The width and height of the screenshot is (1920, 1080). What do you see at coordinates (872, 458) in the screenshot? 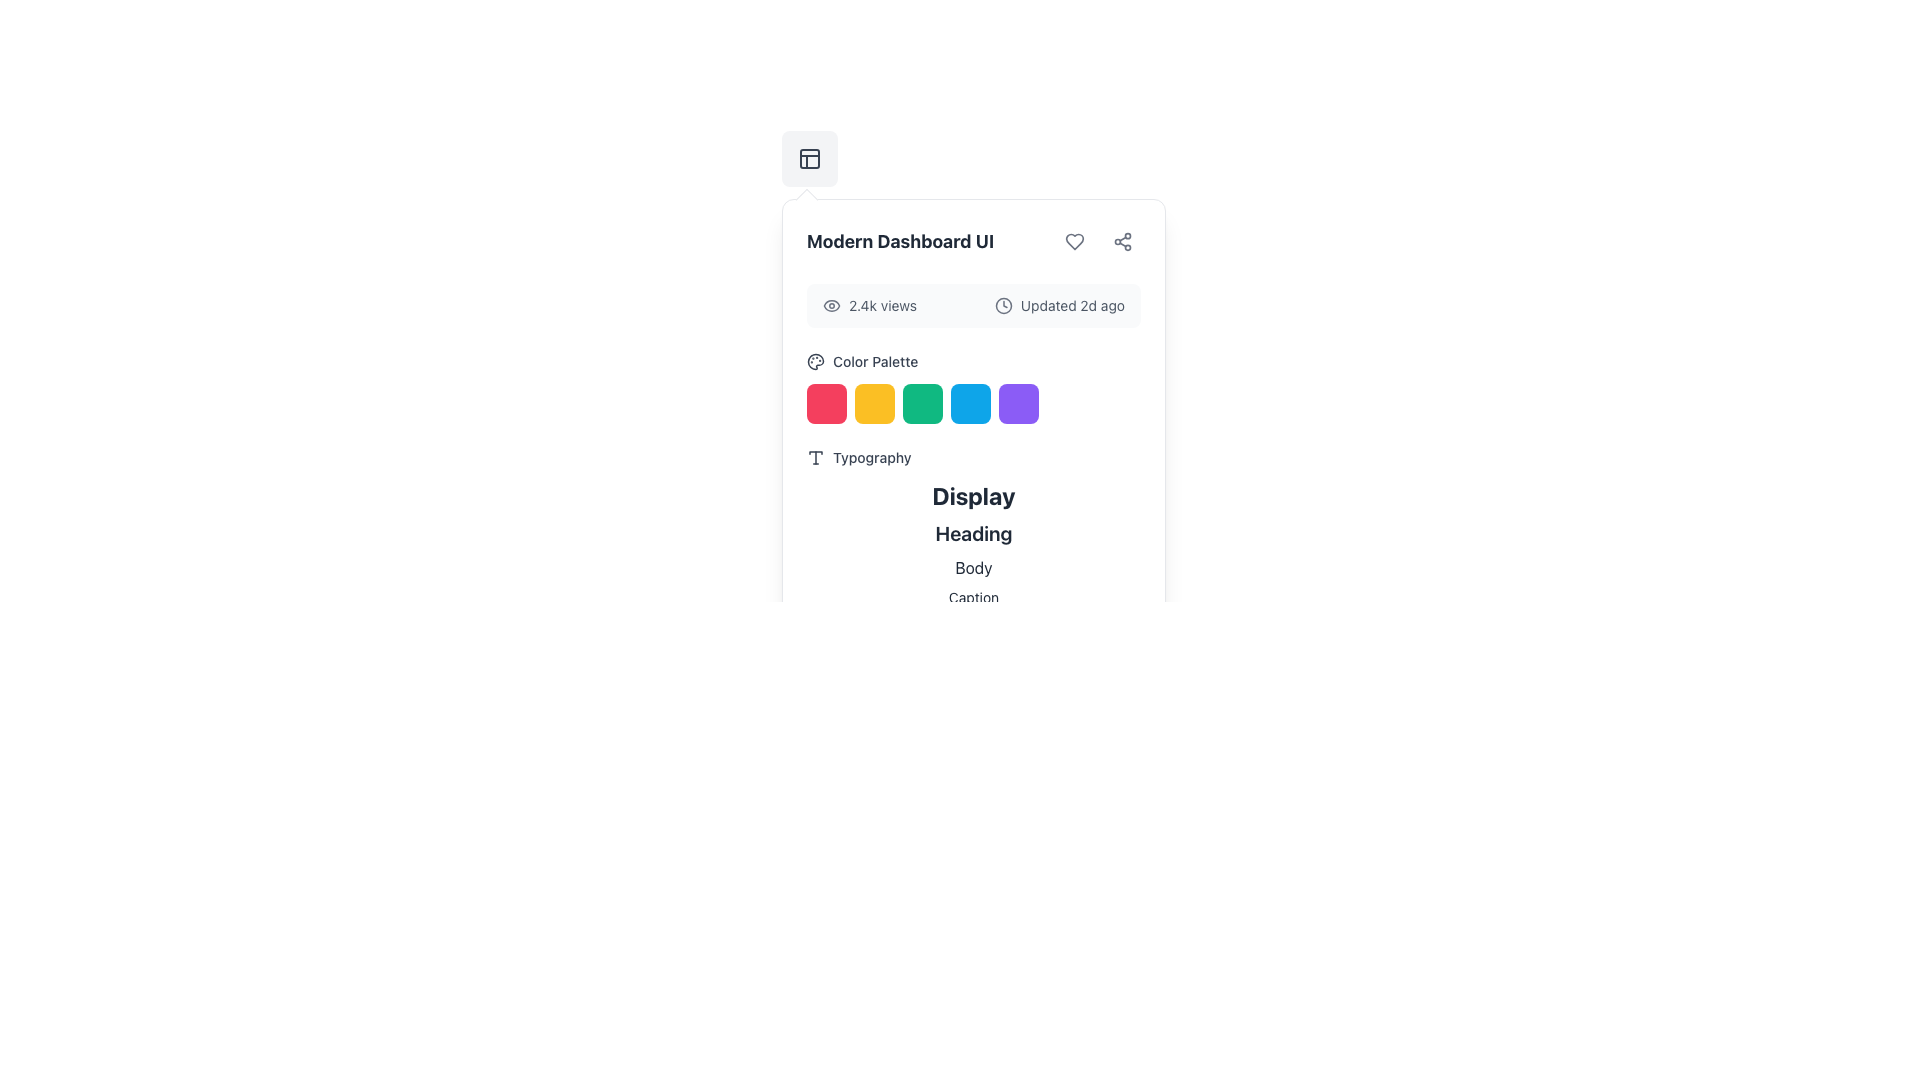
I see `the text label displaying 'Typography' which is styled in medium gray font color and is centrally located below the 'Color Palette' section` at bounding box center [872, 458].